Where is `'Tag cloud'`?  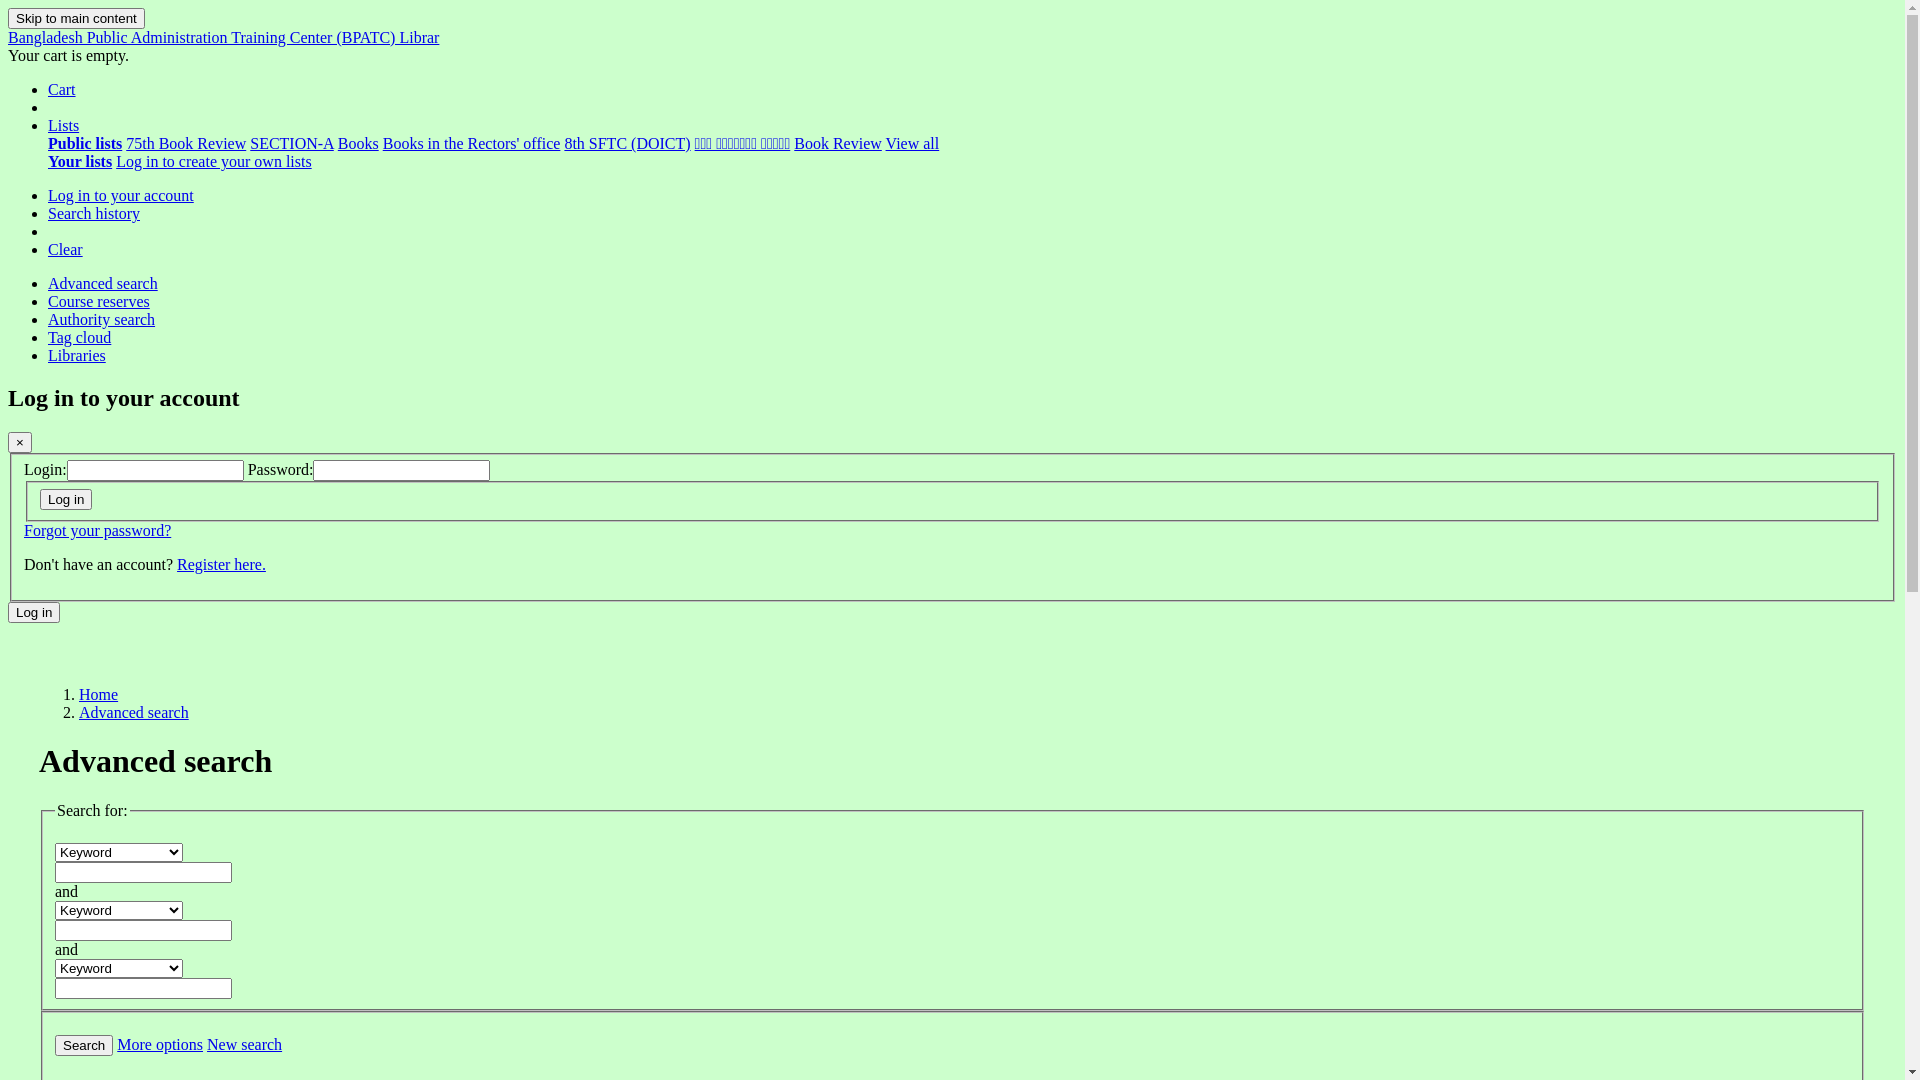
'Tag cloud' is located at coordinates (79, 336).